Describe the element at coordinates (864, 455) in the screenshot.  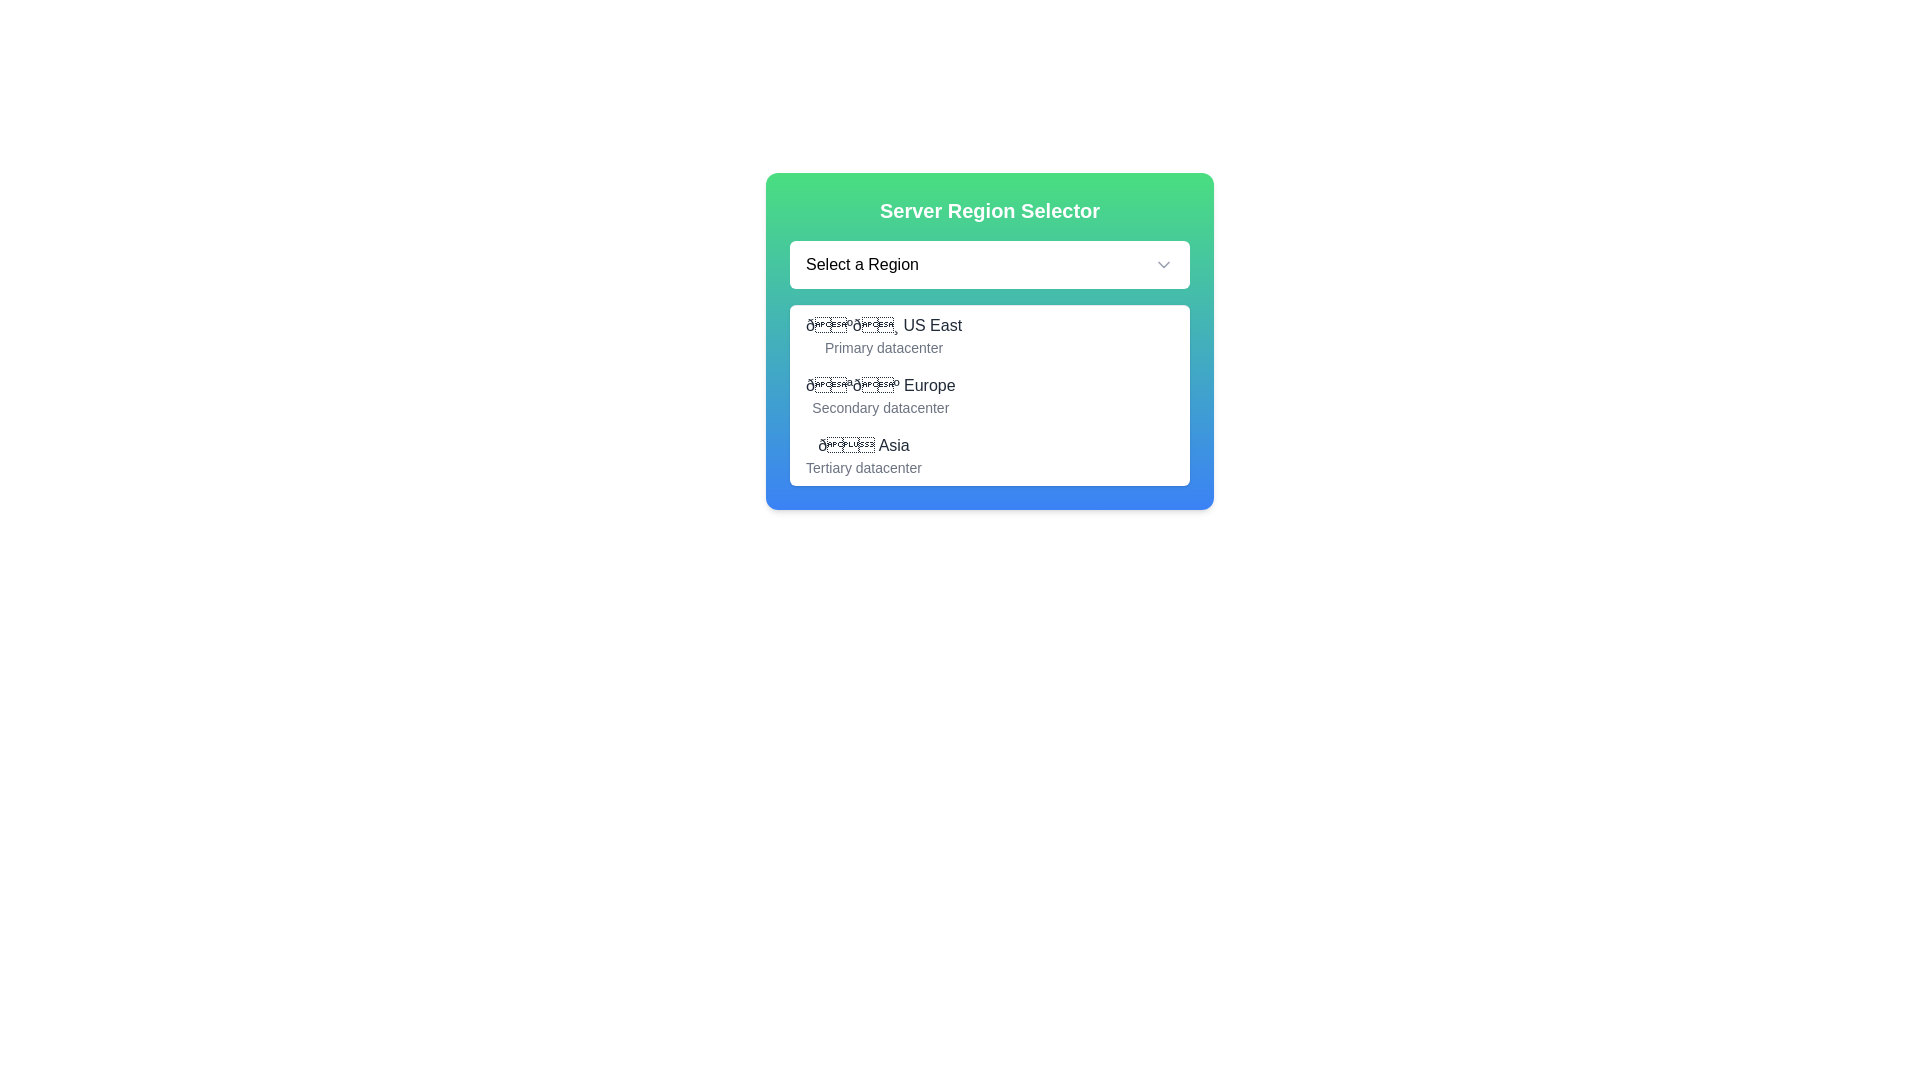
I see `the dropdown list item displaying '🌏 Asia' with the description 'Tertiary datacenter', which is the third option in the dropdown menu located beneath 'US East' and 'Europe'` at that location.